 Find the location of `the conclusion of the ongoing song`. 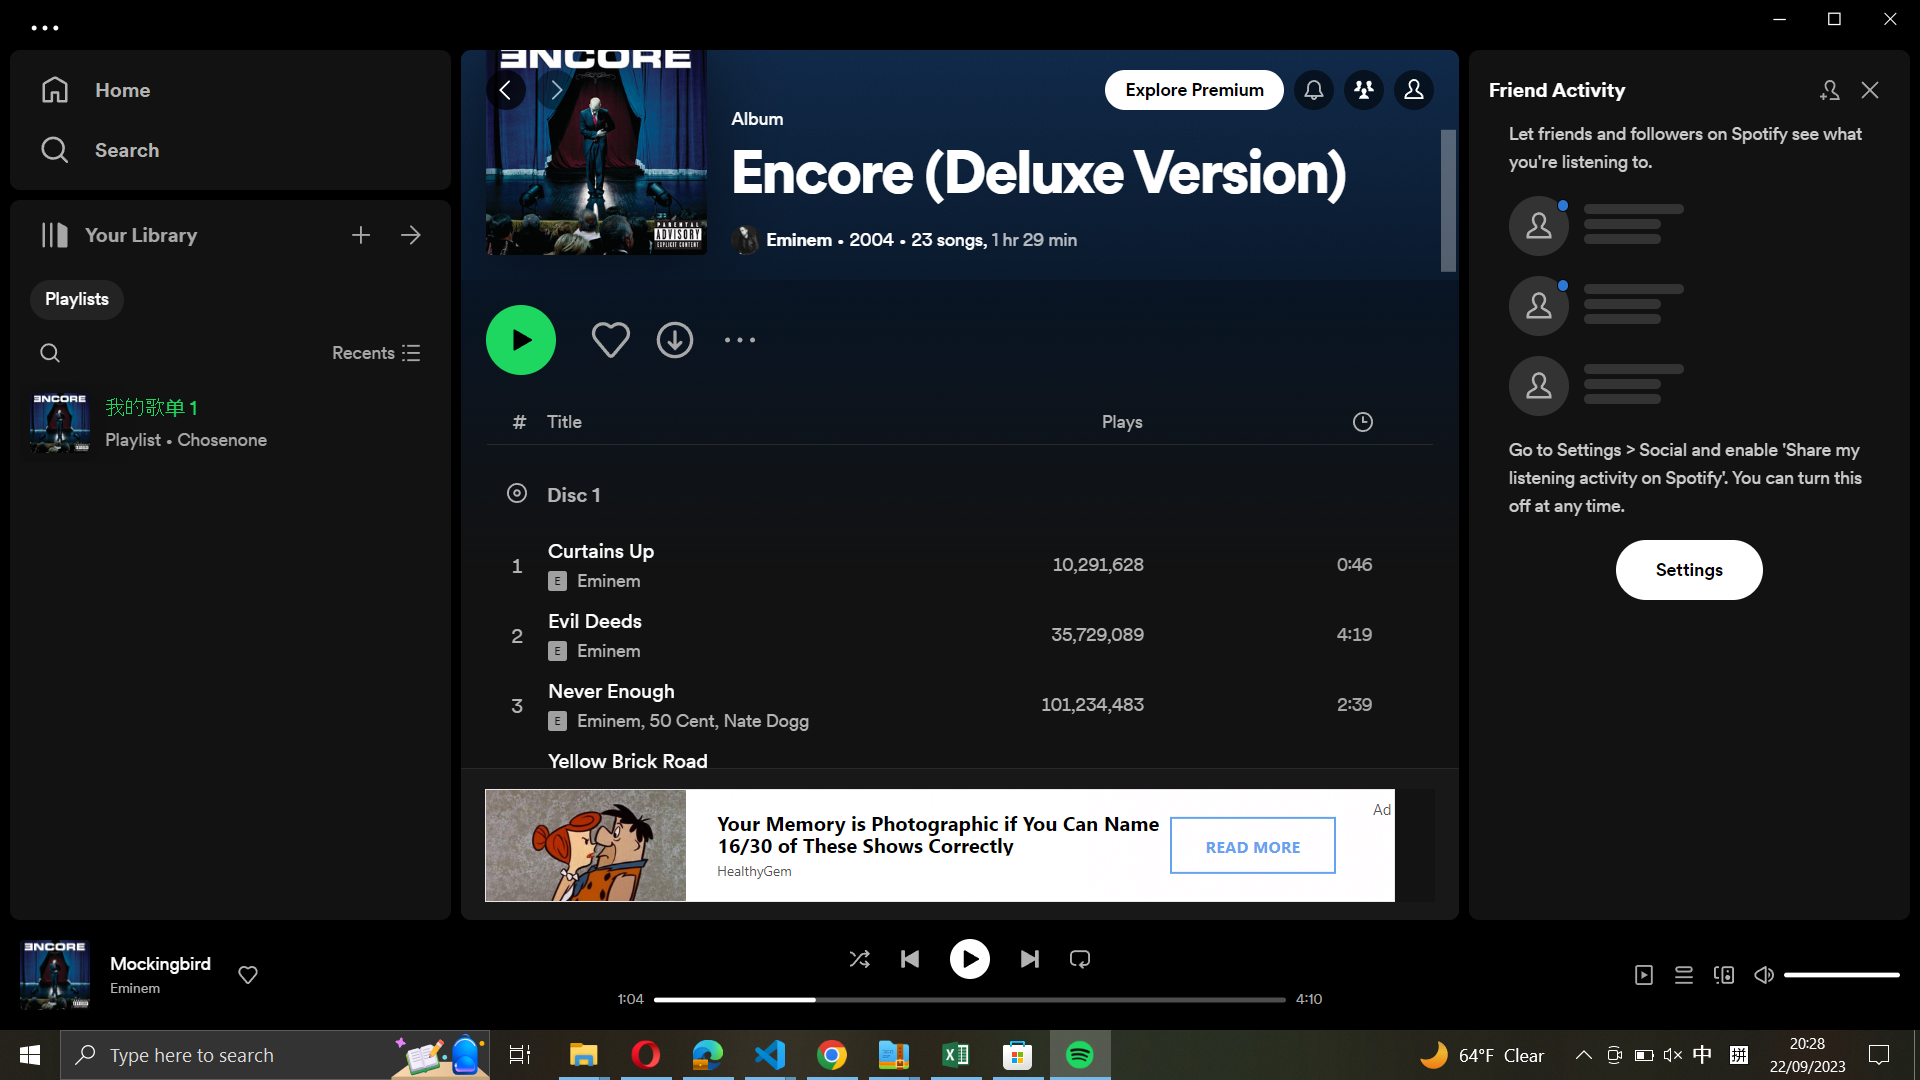

the conclusion of the ongoing song is located at coordinates (1272, 1002).